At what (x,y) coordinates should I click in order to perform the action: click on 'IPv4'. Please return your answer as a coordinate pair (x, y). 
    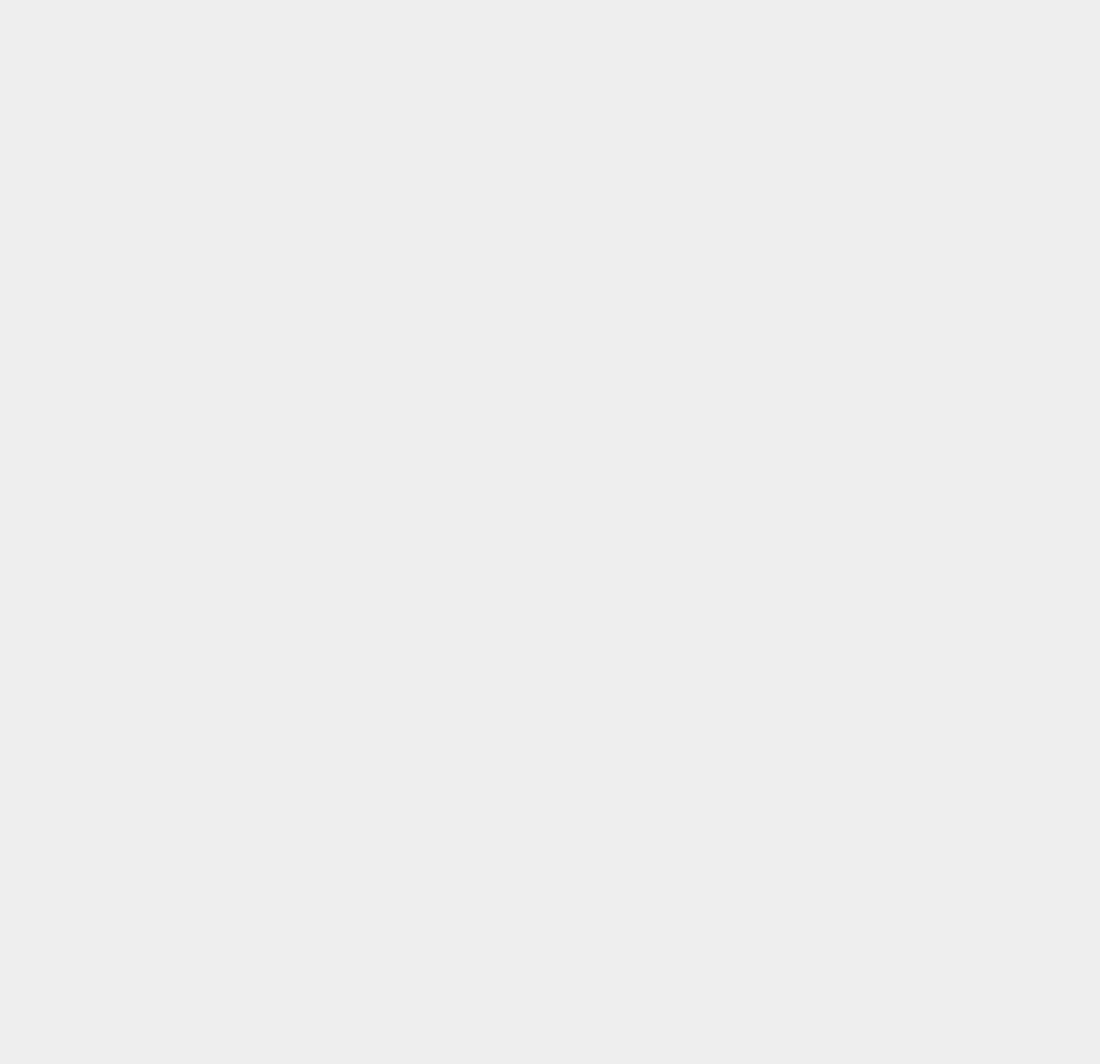
    Looking at the image, I should click on (792, 856).